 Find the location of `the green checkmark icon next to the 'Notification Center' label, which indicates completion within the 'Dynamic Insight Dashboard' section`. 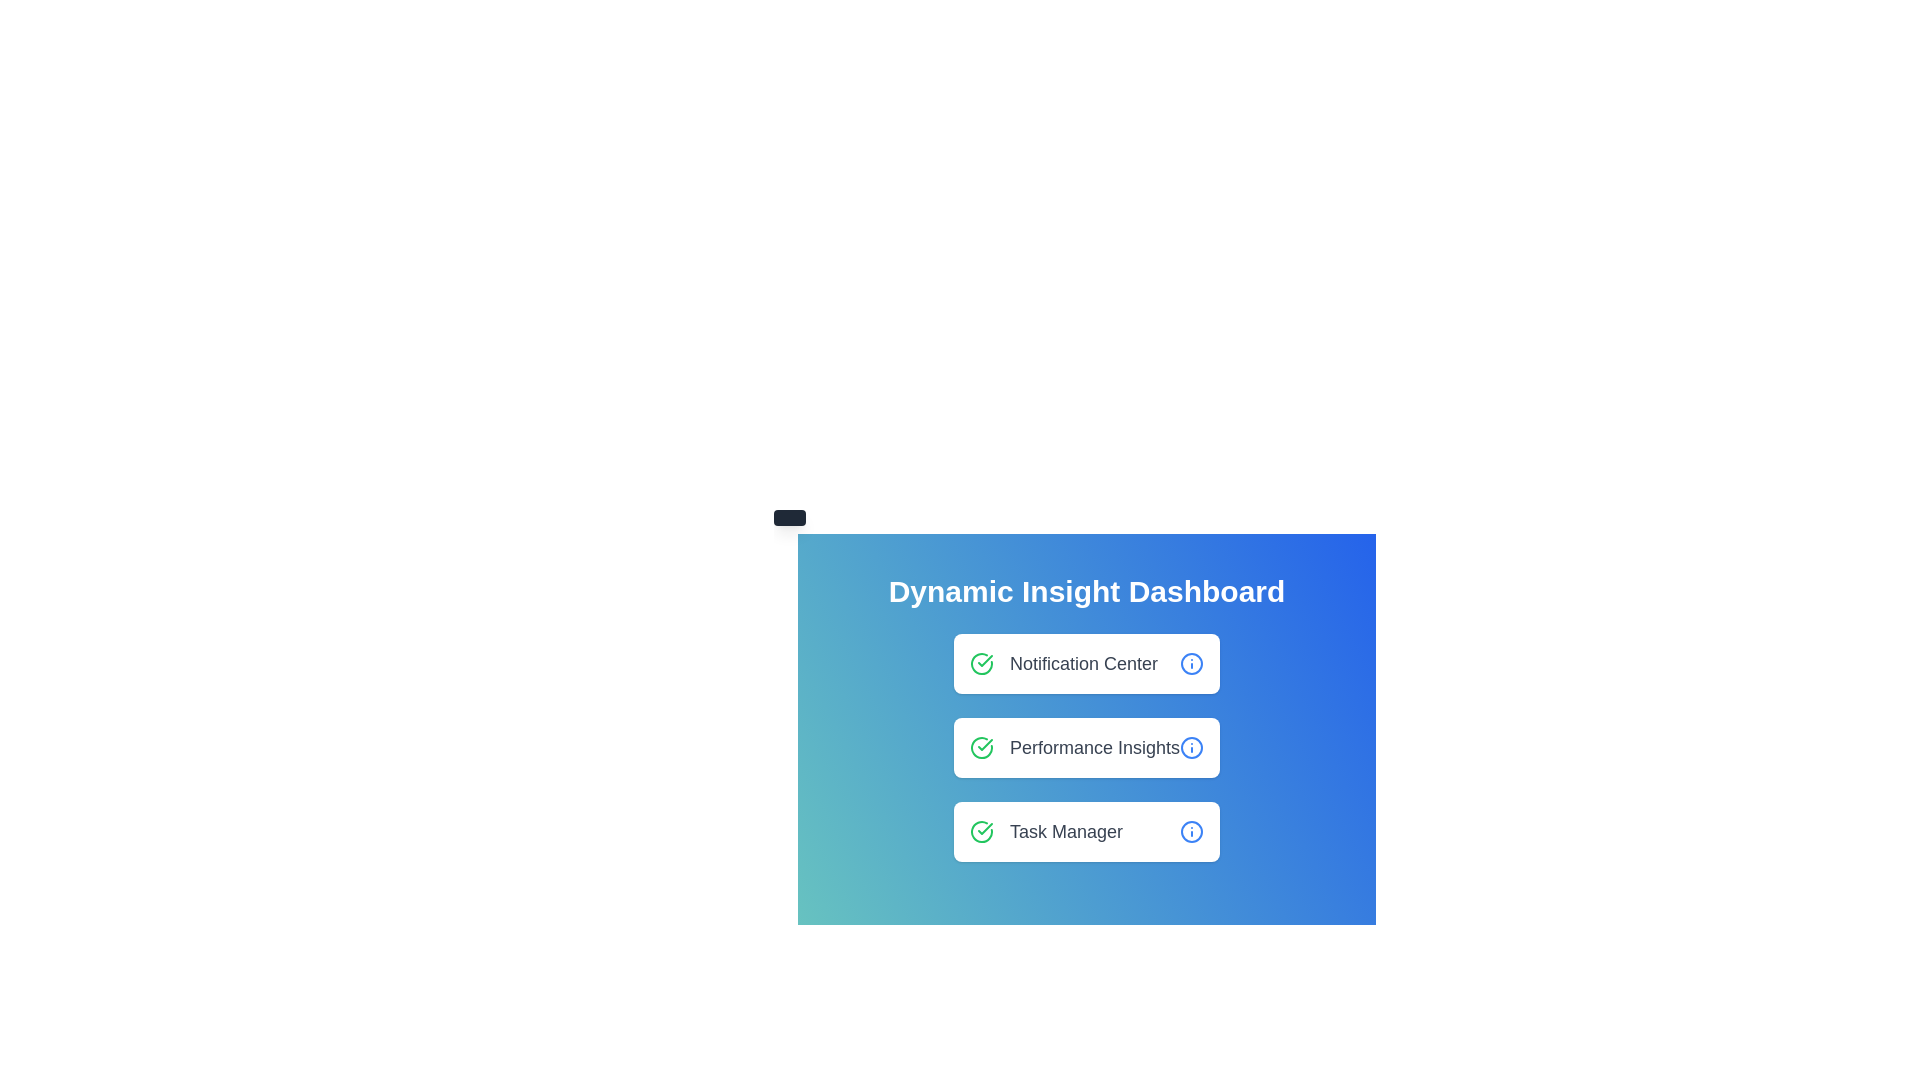

the green checkmark icon next to the 'Notification Center' label, which indicates completion within the 'Dynamic Insight Dashboard' section is located at coordinates (985, 744).